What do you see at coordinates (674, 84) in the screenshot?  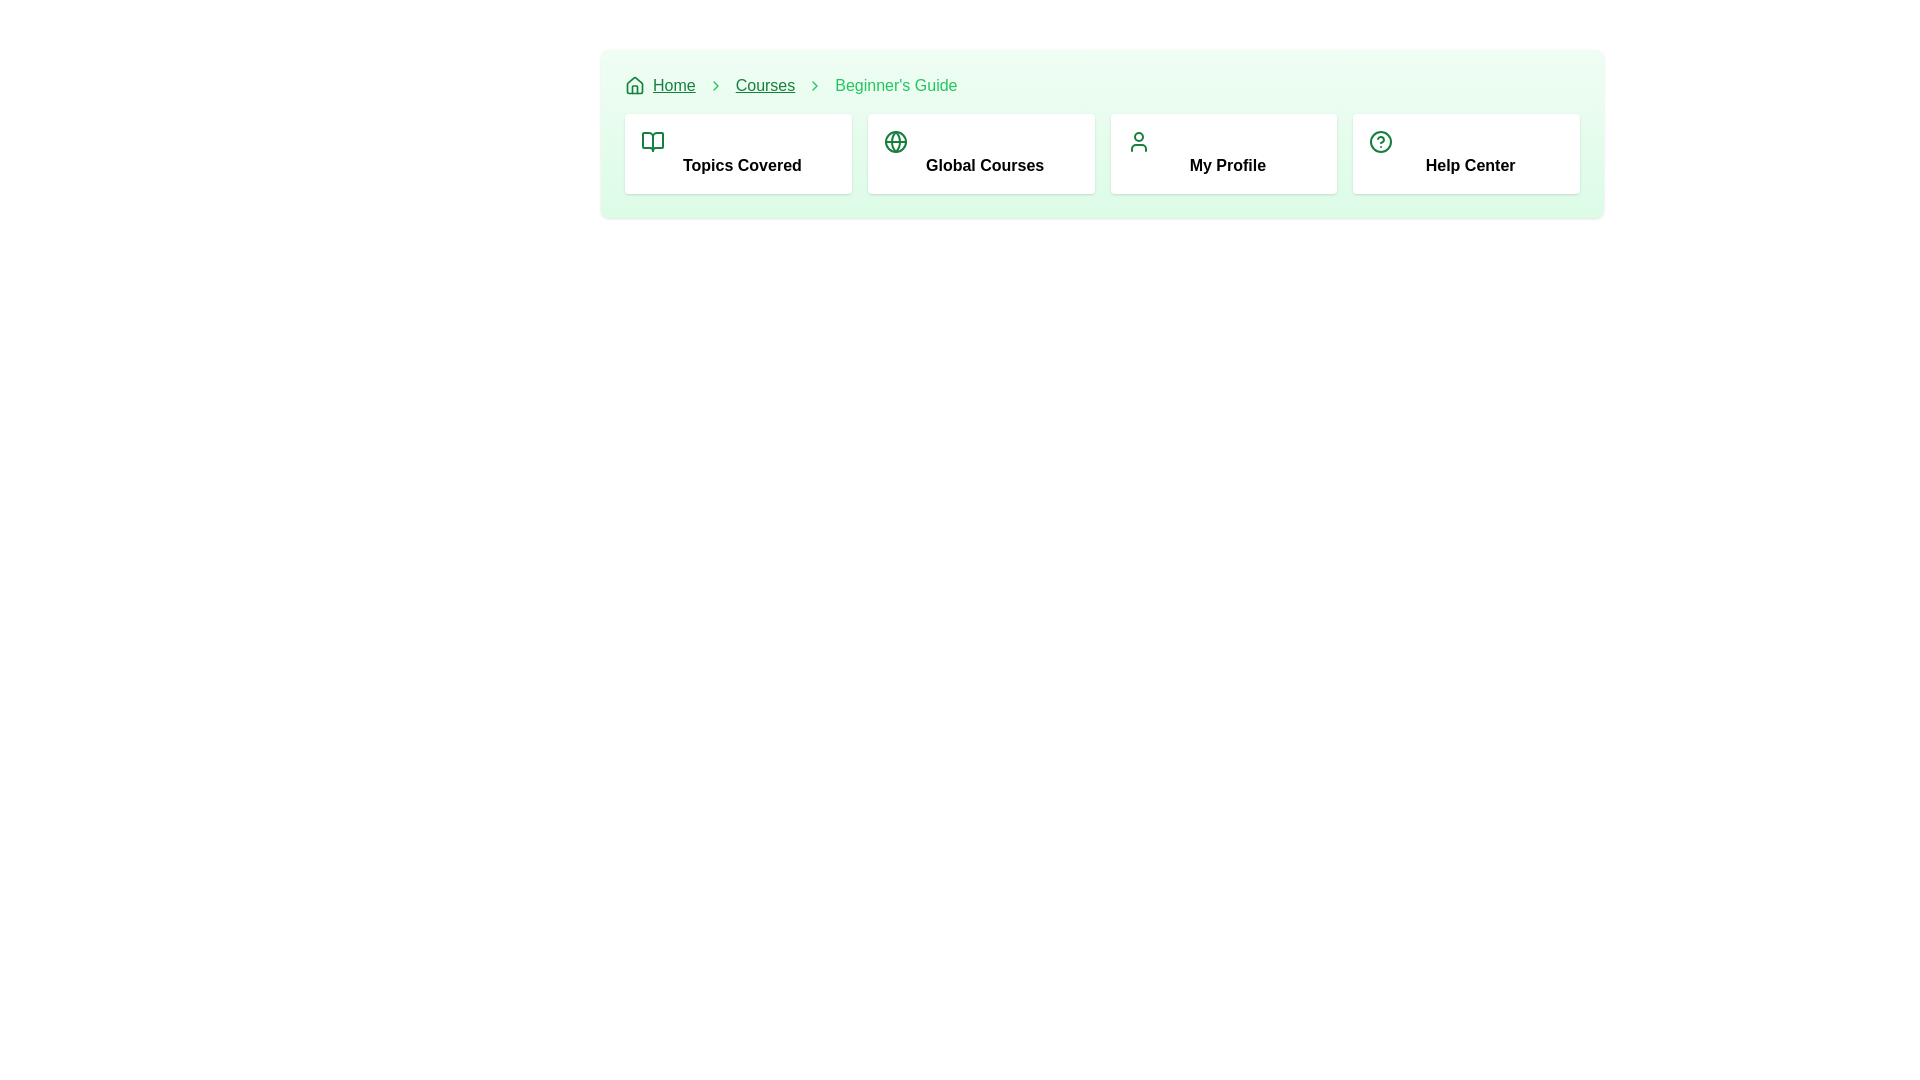 I see `the 'Home' link` at bounding box center [674, 84].